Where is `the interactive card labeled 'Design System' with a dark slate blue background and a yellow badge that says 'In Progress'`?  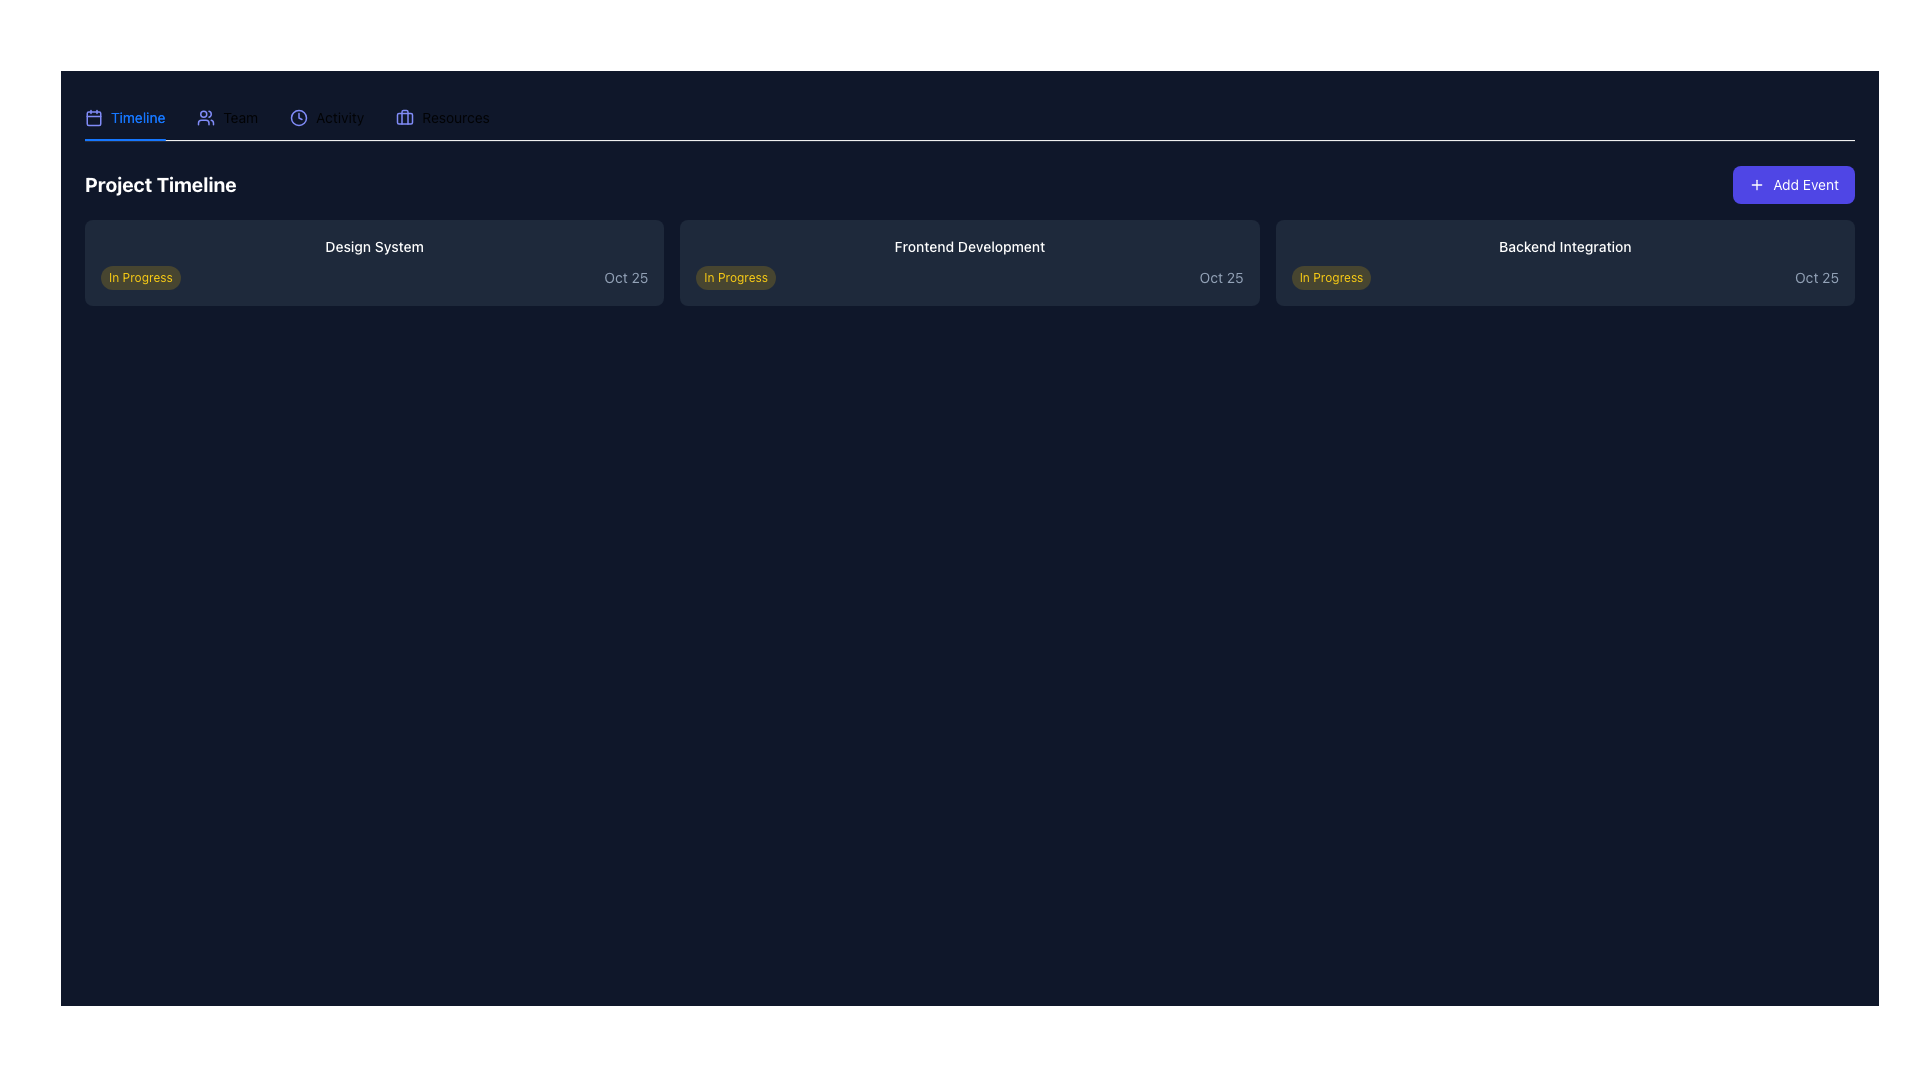
the interactive card labeled 'Design System' with a dark slate blue background and a yellow badge that says 'In Progress' is located at coordinates (374, 261).